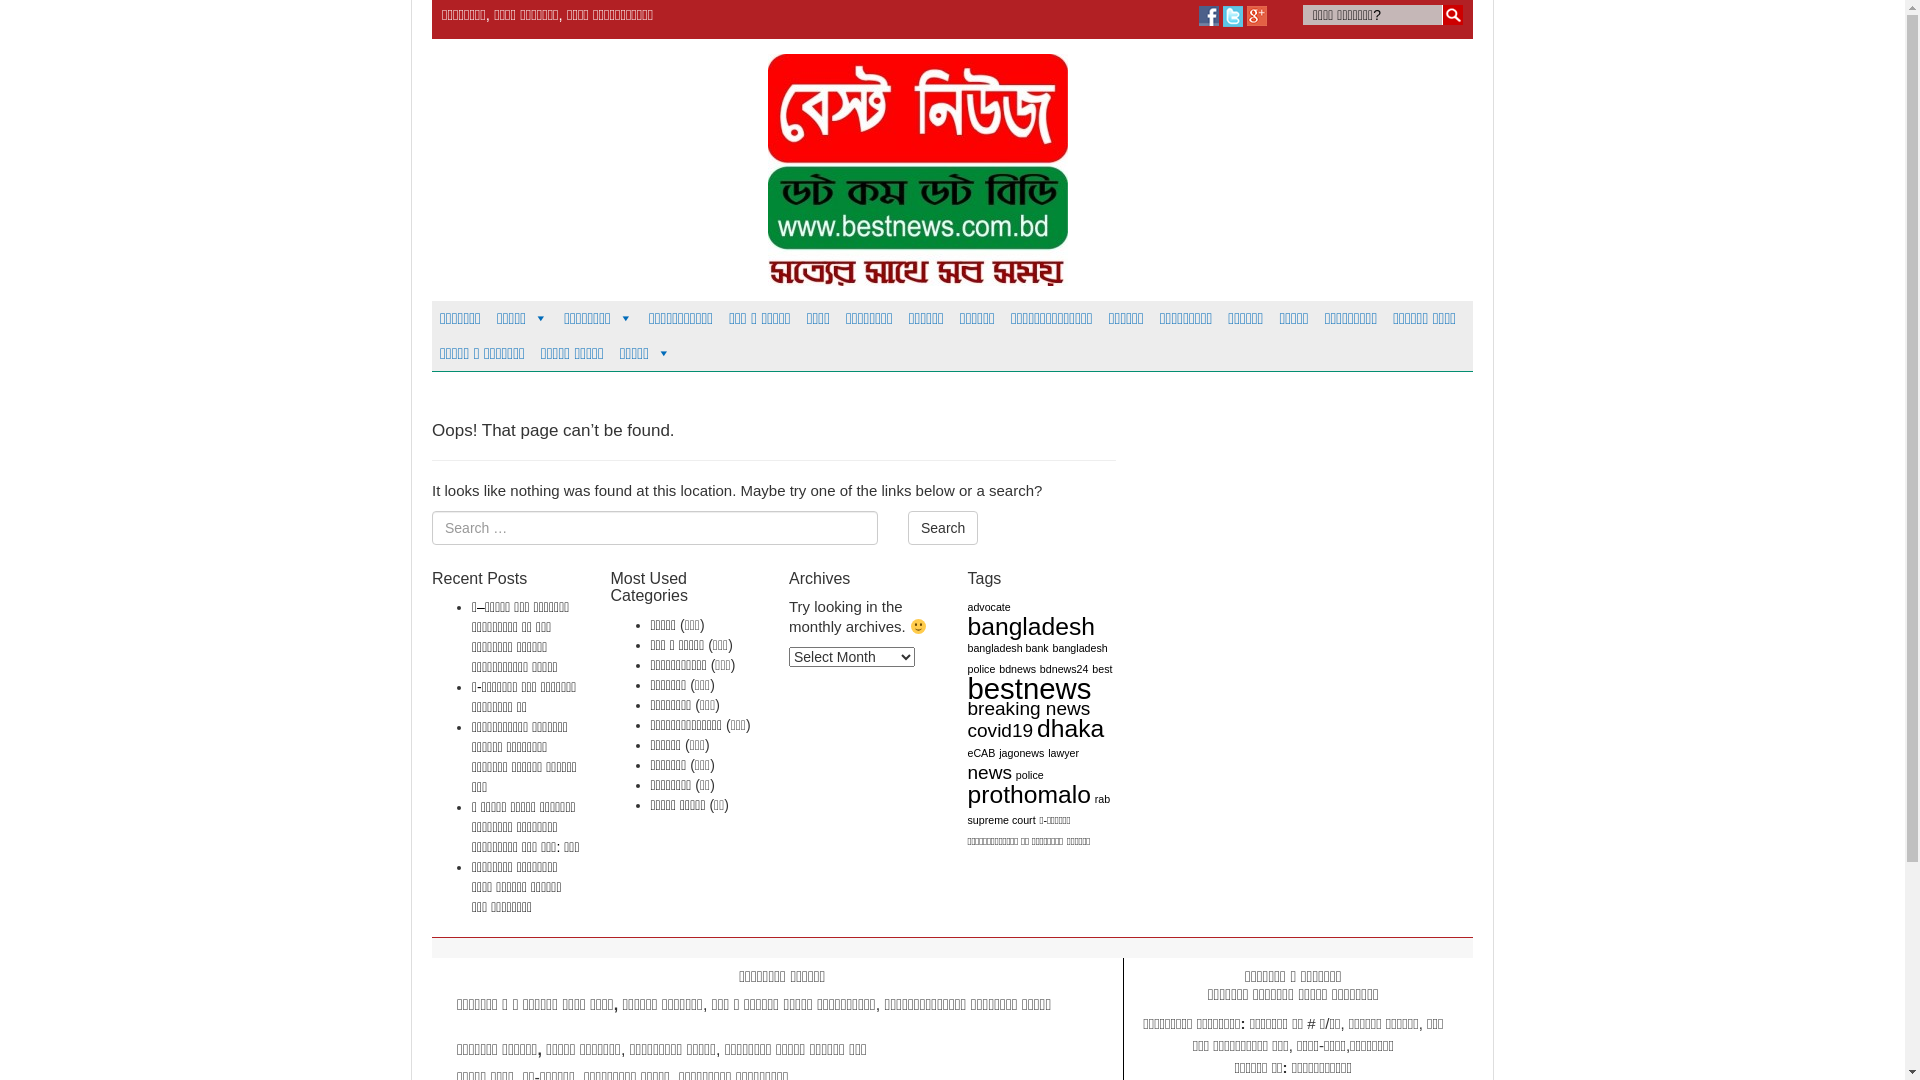  Describe the element at coordinates (989, 771) in the screenshot. I see `'news'` at that location.